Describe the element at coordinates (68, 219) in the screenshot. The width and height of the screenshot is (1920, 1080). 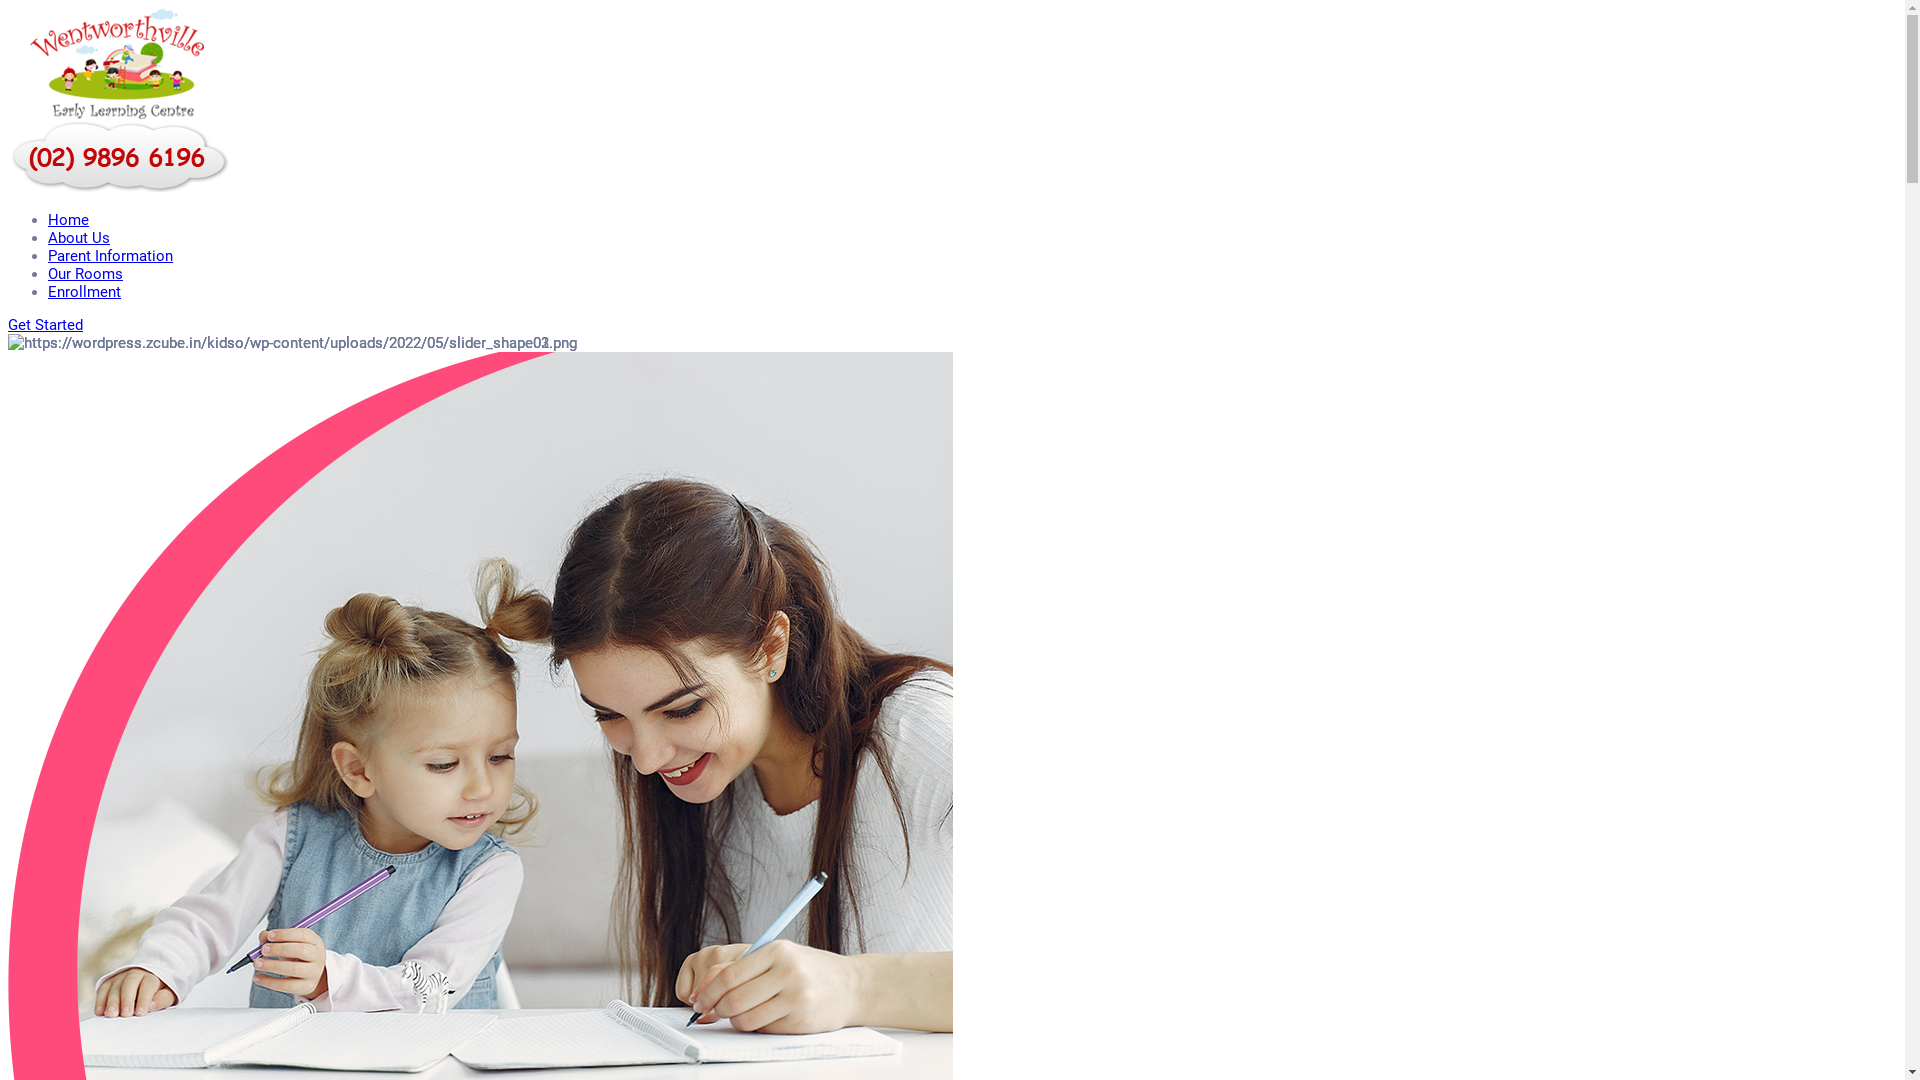
I see `'Home'` at that location.